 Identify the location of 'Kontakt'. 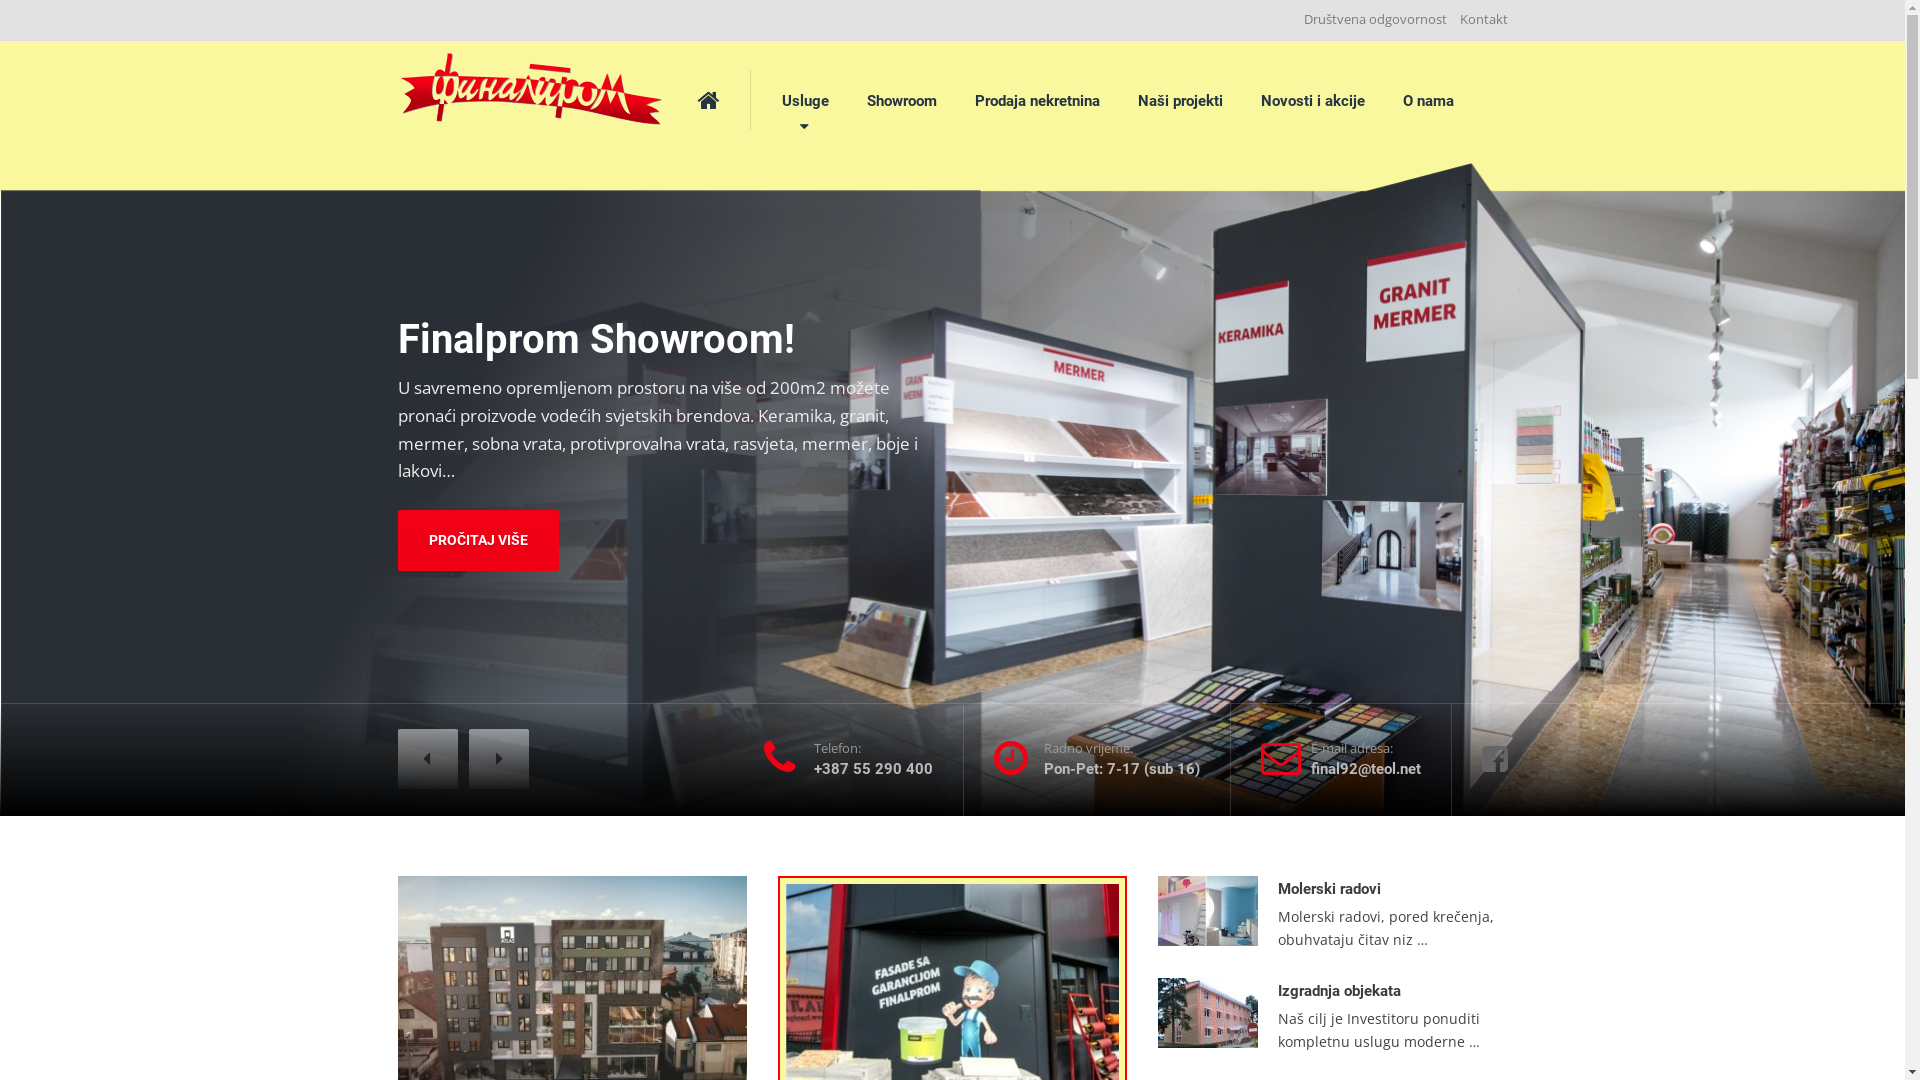
(1480, 19).